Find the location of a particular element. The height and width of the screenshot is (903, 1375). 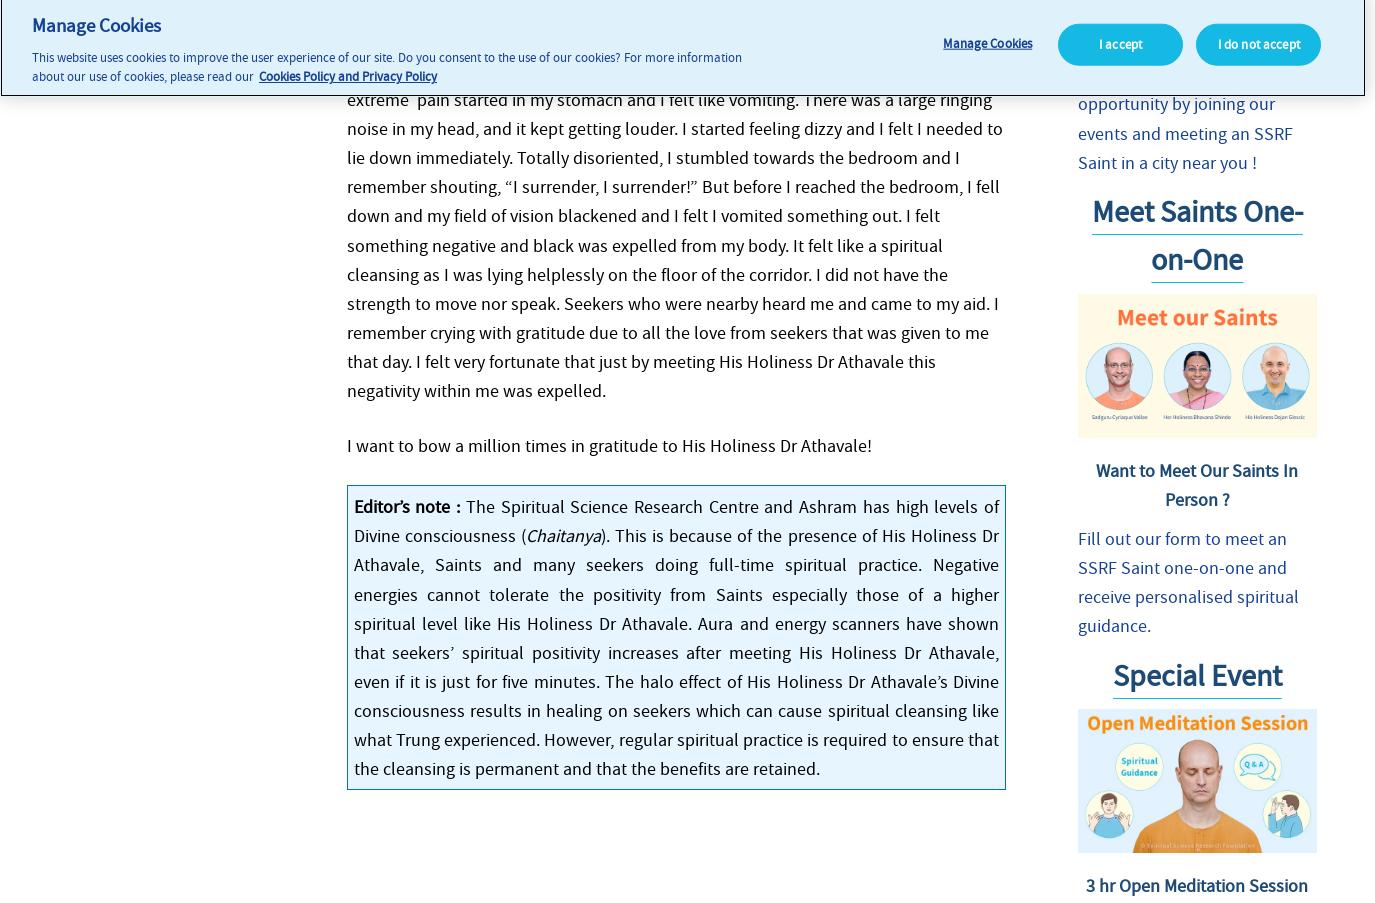

'Benefit from this unique opportunity by joining our events and meeting an SSRF Saint in a city near you !' is located at coordinates (1185, 118).